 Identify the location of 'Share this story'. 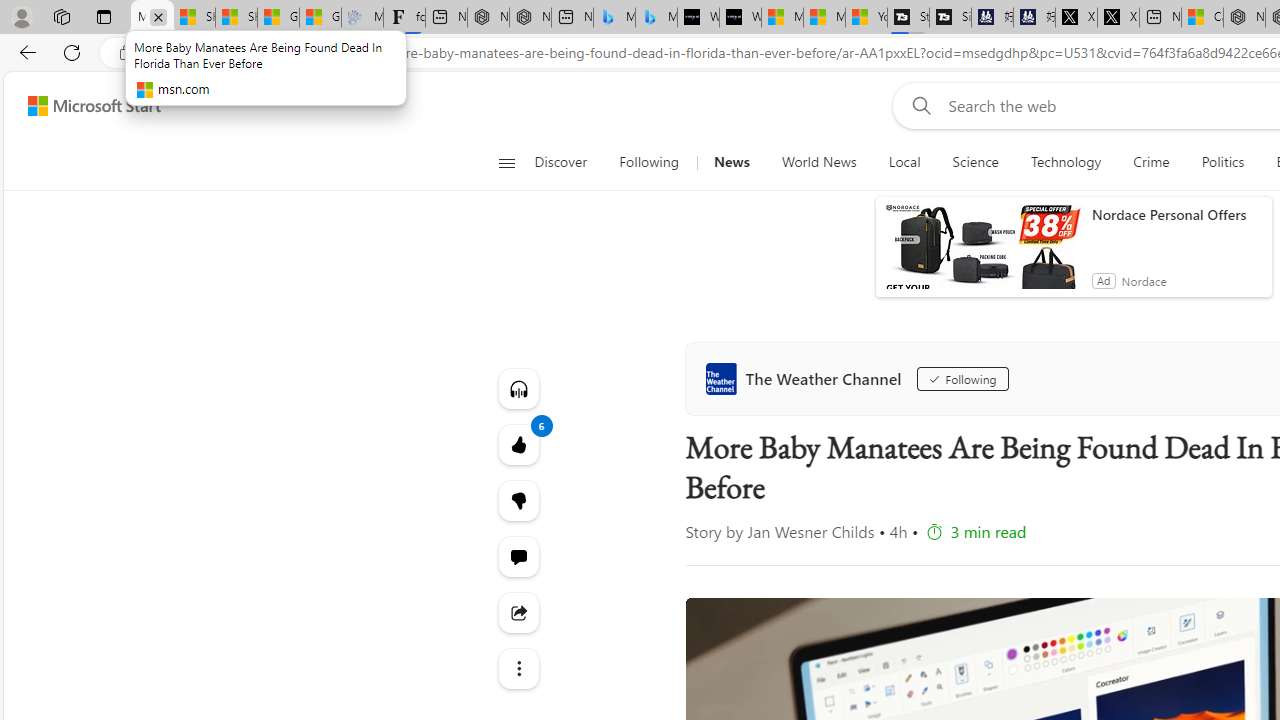
(518, 612).